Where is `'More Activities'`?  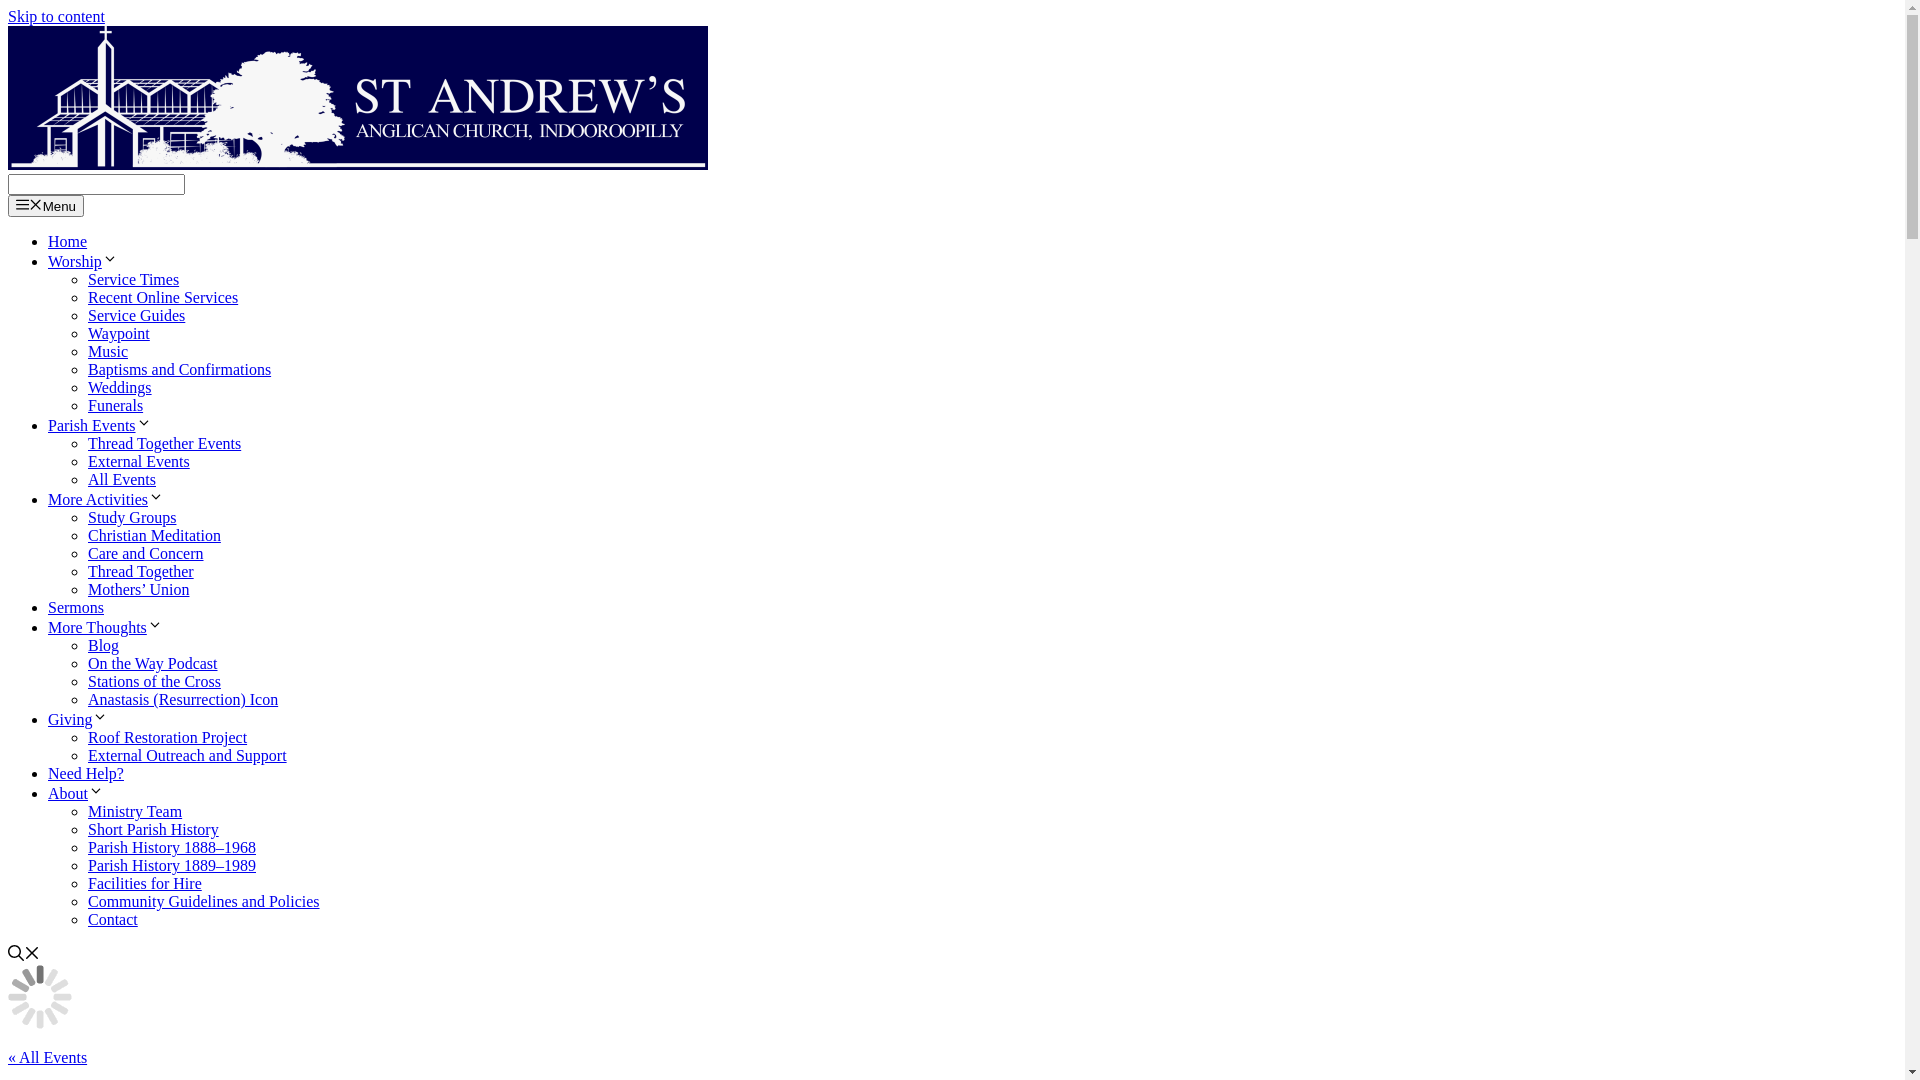 'More Activities' is located at coordinates (104, 498).